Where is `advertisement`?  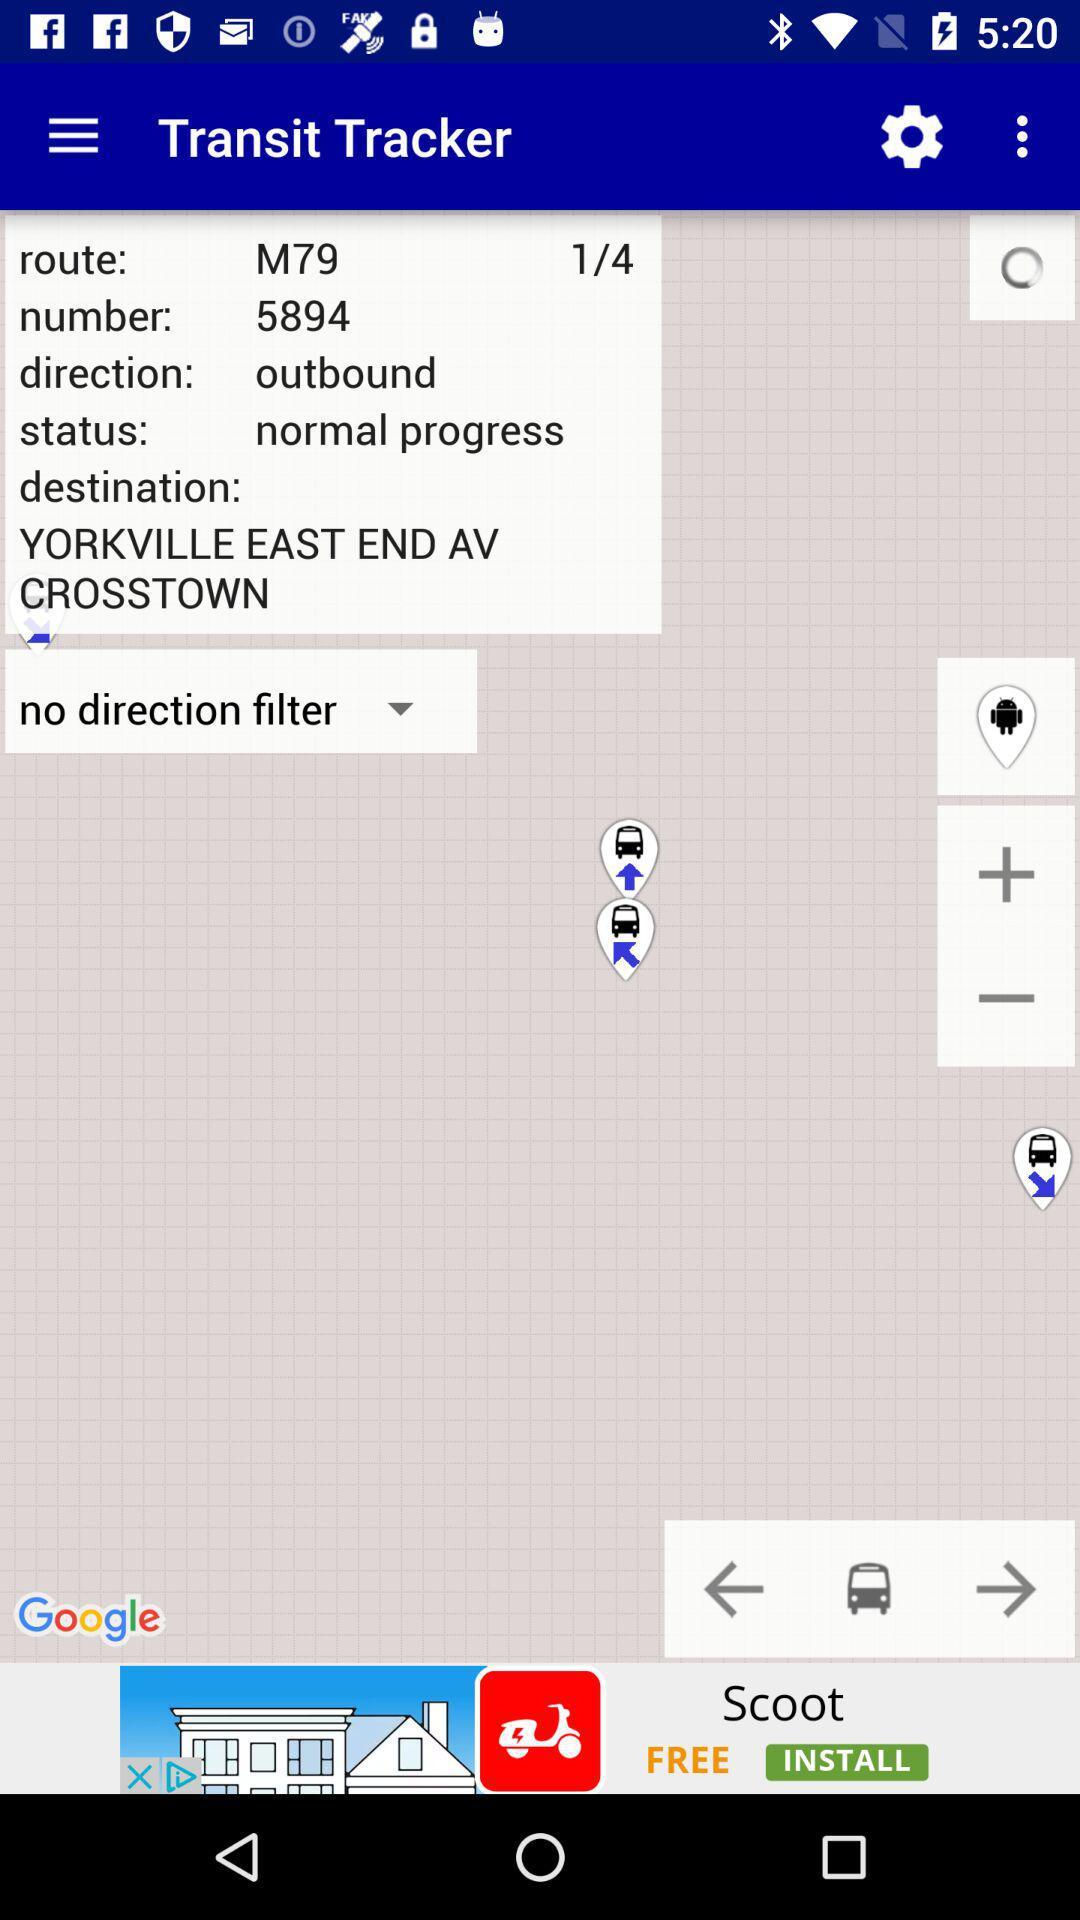
advertisement is located at coordinates (540, 1727).